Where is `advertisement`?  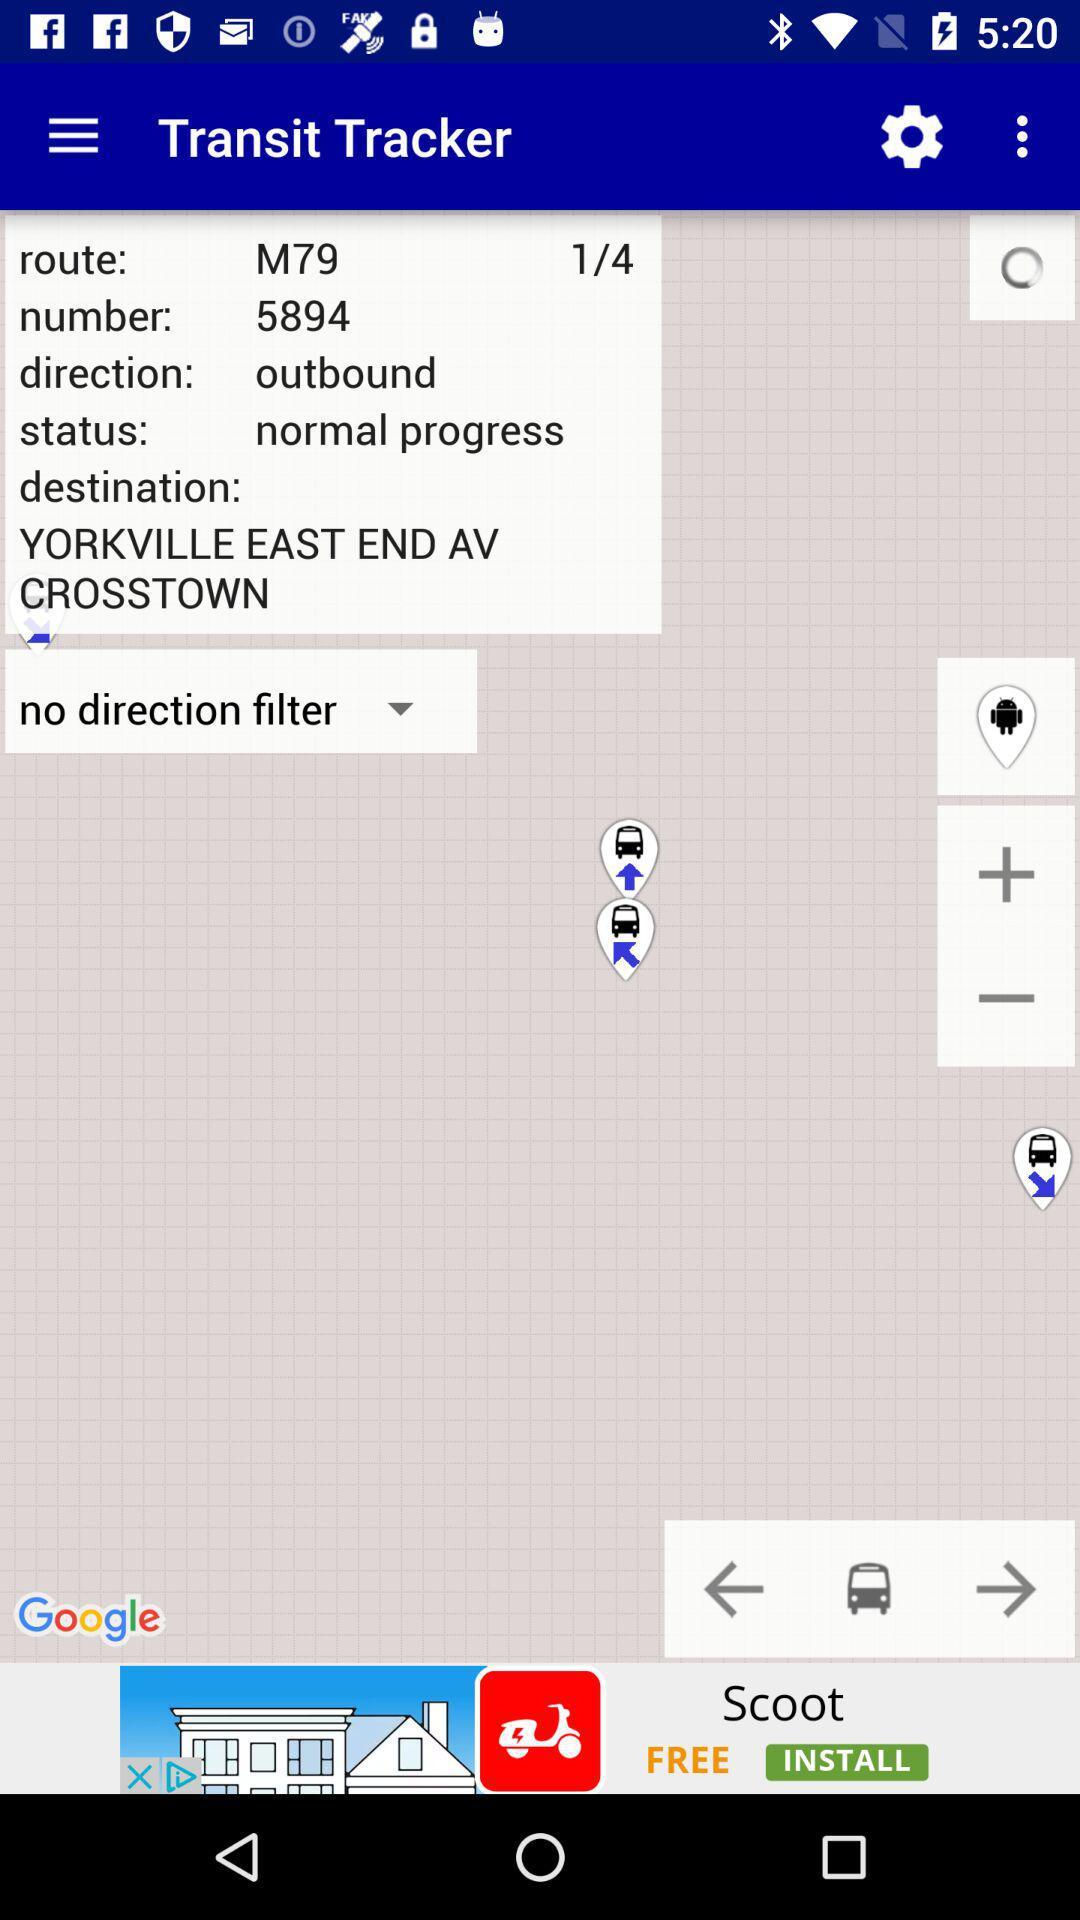
advertisement is located at coordinates (540, 1727).